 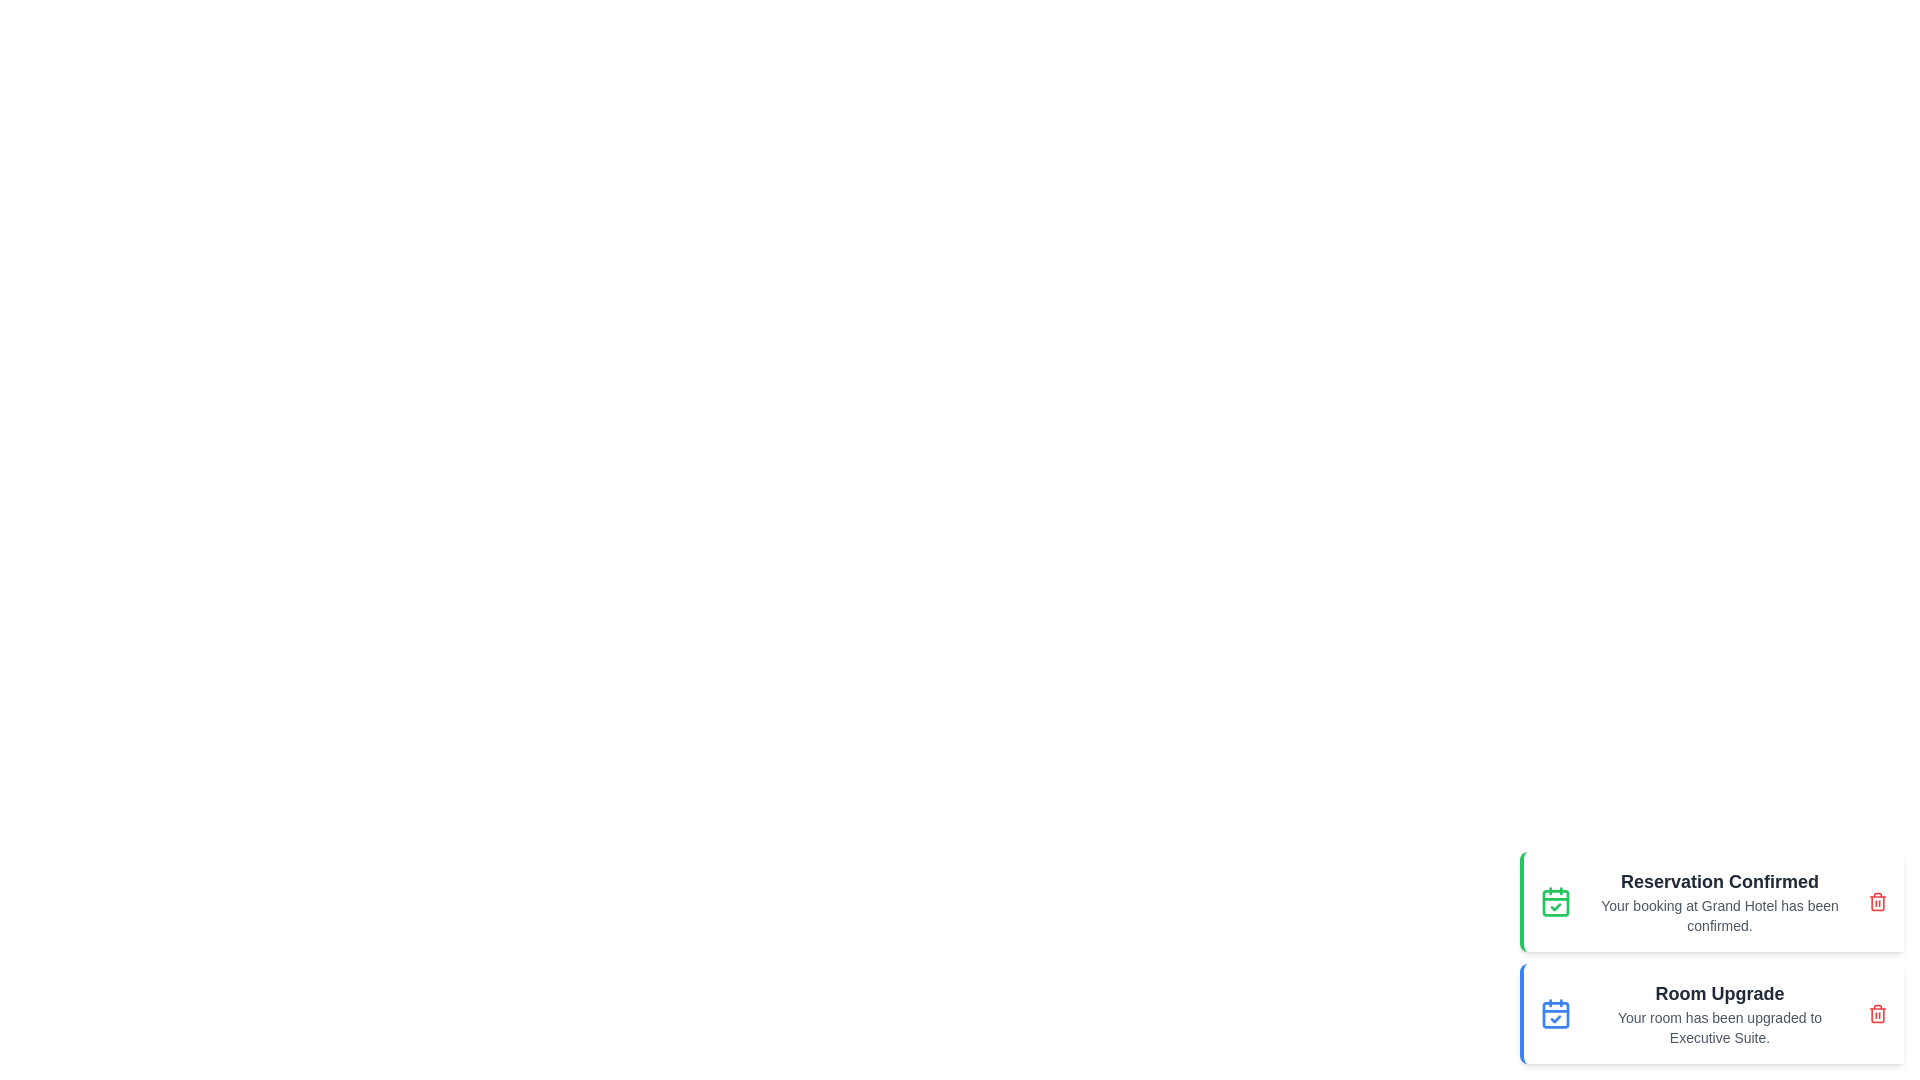 I want to click on the notification card to read its details, so click(x=1711, y=902).